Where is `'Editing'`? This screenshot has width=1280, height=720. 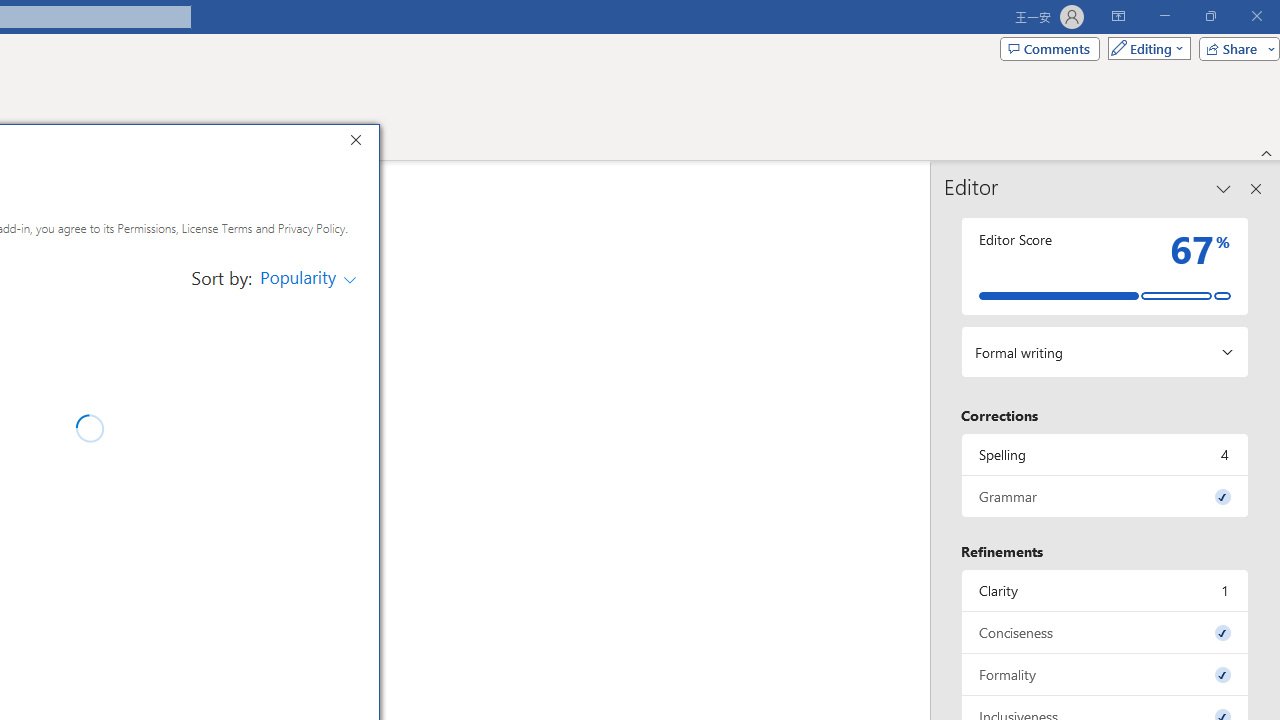
'Editing' is located at coordinates (1144, 47).